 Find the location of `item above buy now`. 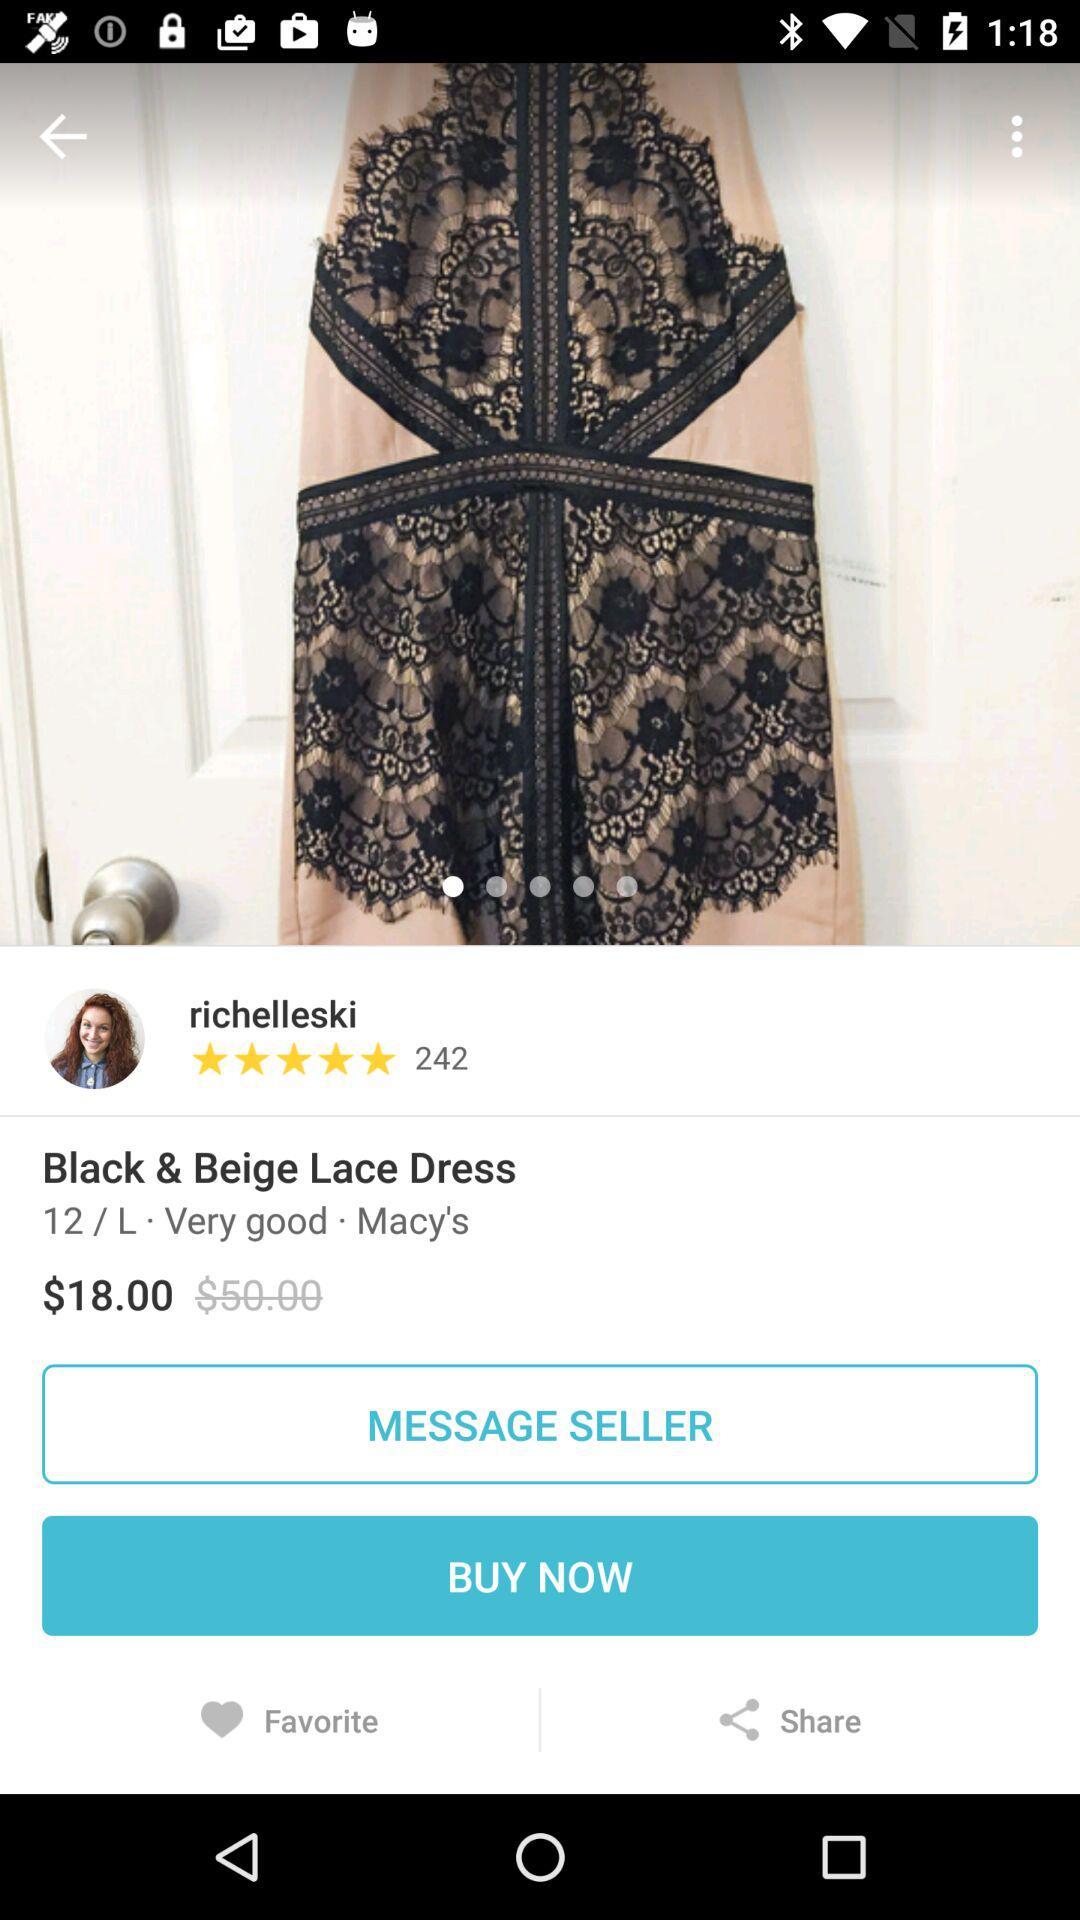

item above buy now is located at coordinates (540, 1423).